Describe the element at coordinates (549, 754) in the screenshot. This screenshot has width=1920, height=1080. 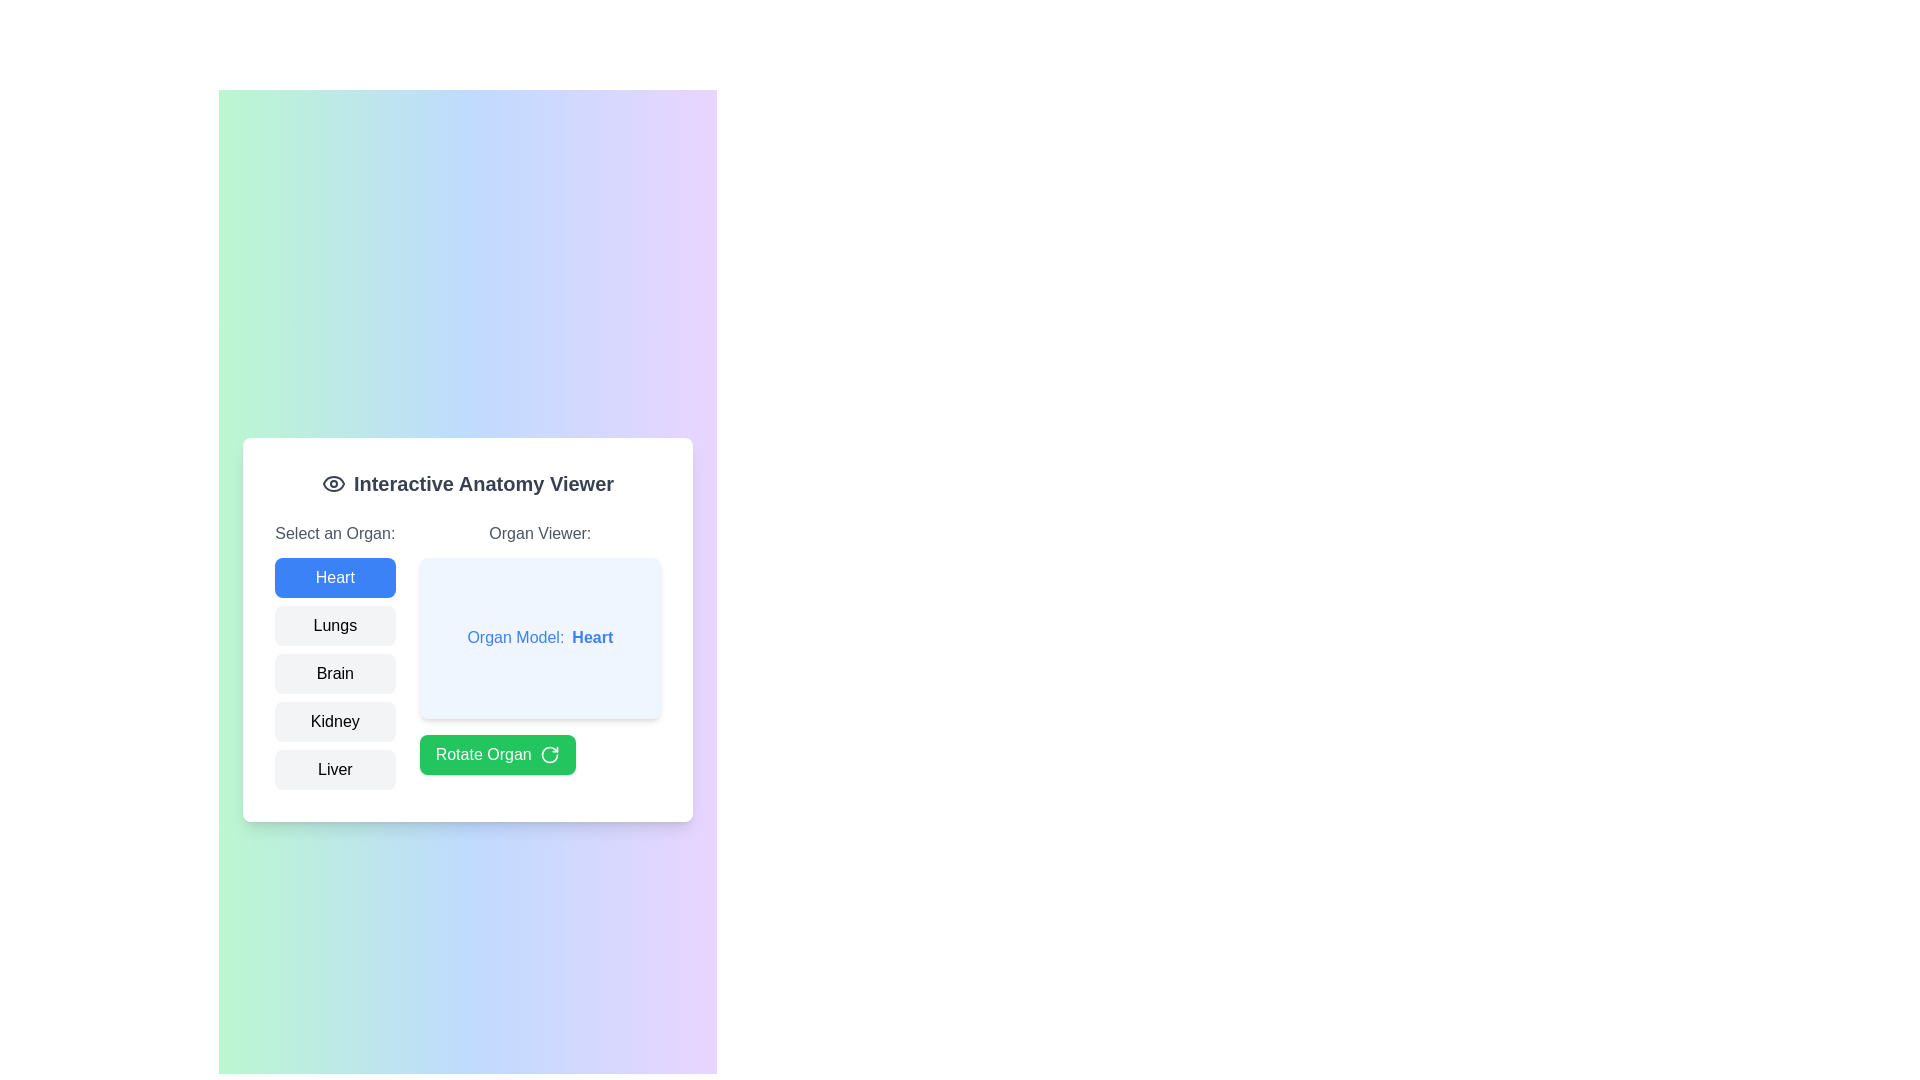
I see `the small circular icon with a clockwise arrow located within the 'Rotate Organ' button to receive feedback` at that location.